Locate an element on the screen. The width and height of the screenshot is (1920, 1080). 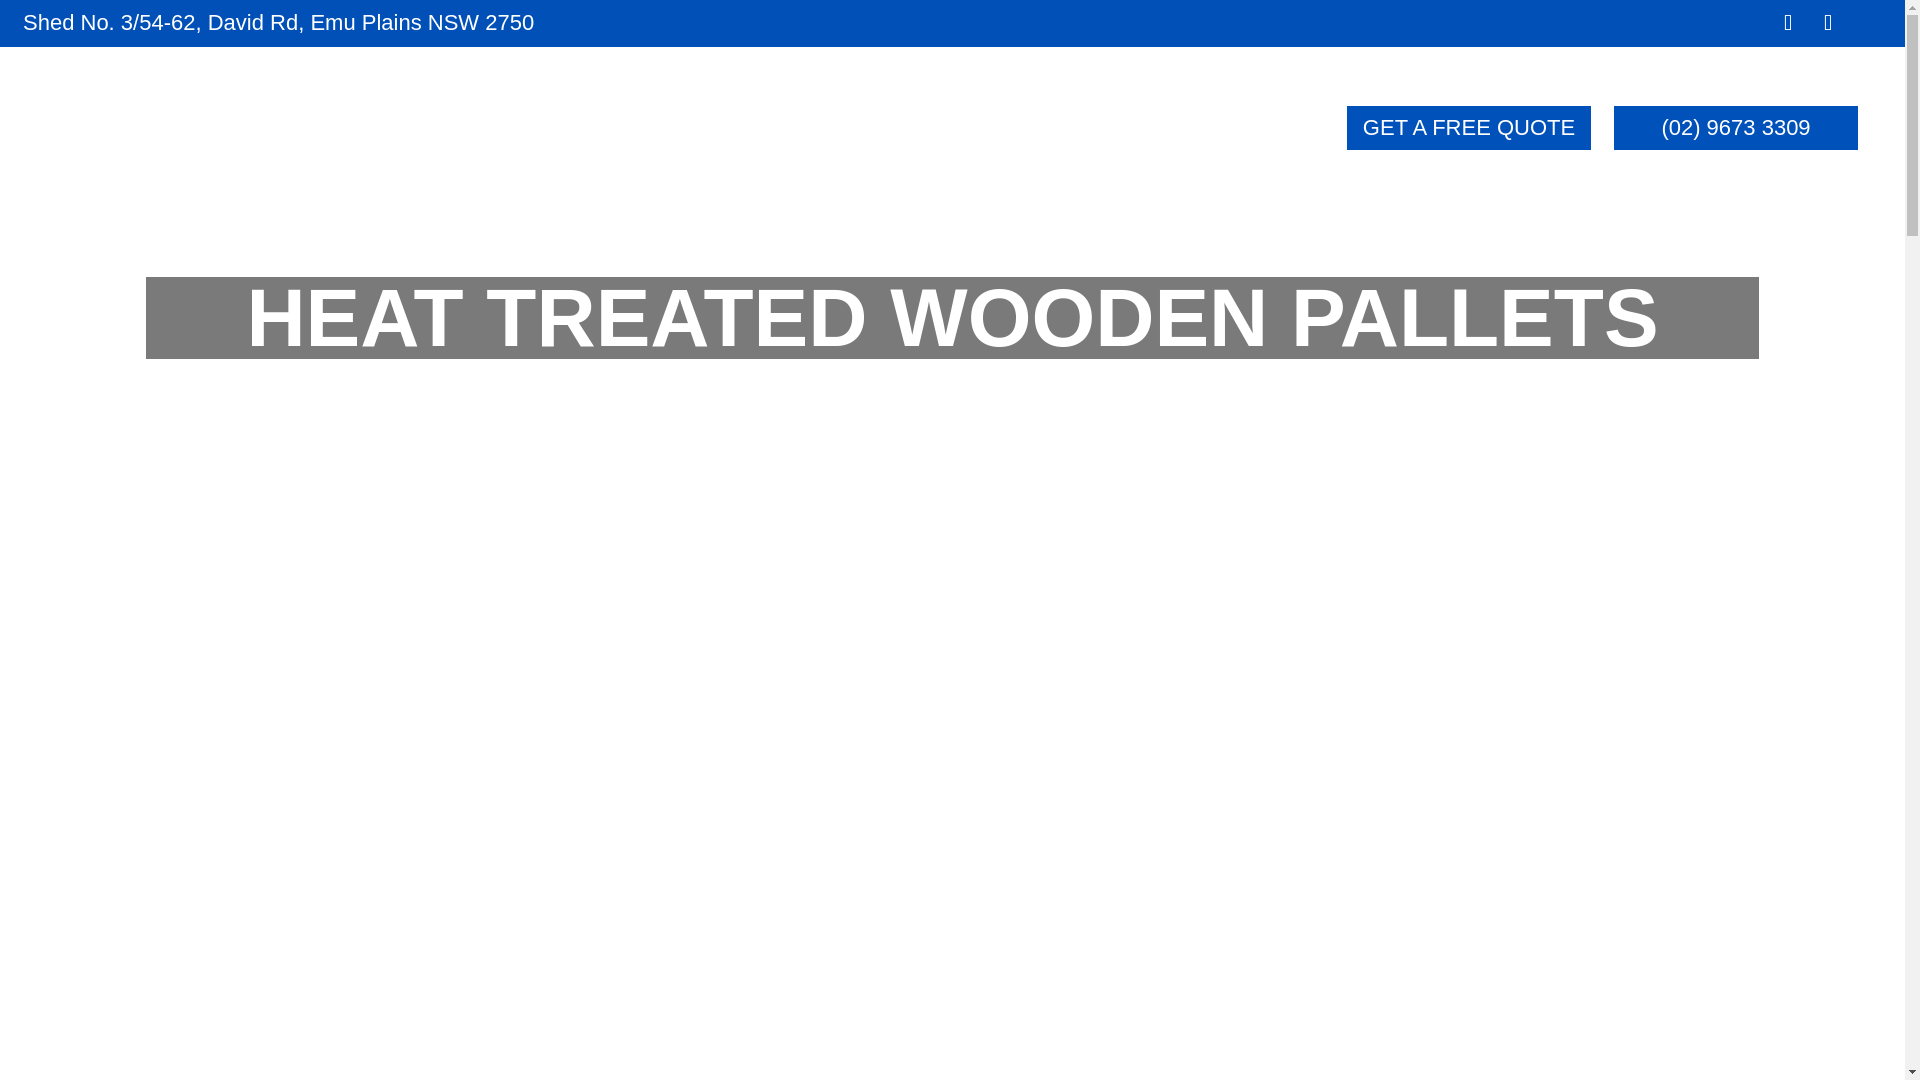
'CONTACT' is located at coordinates (1187, 131).